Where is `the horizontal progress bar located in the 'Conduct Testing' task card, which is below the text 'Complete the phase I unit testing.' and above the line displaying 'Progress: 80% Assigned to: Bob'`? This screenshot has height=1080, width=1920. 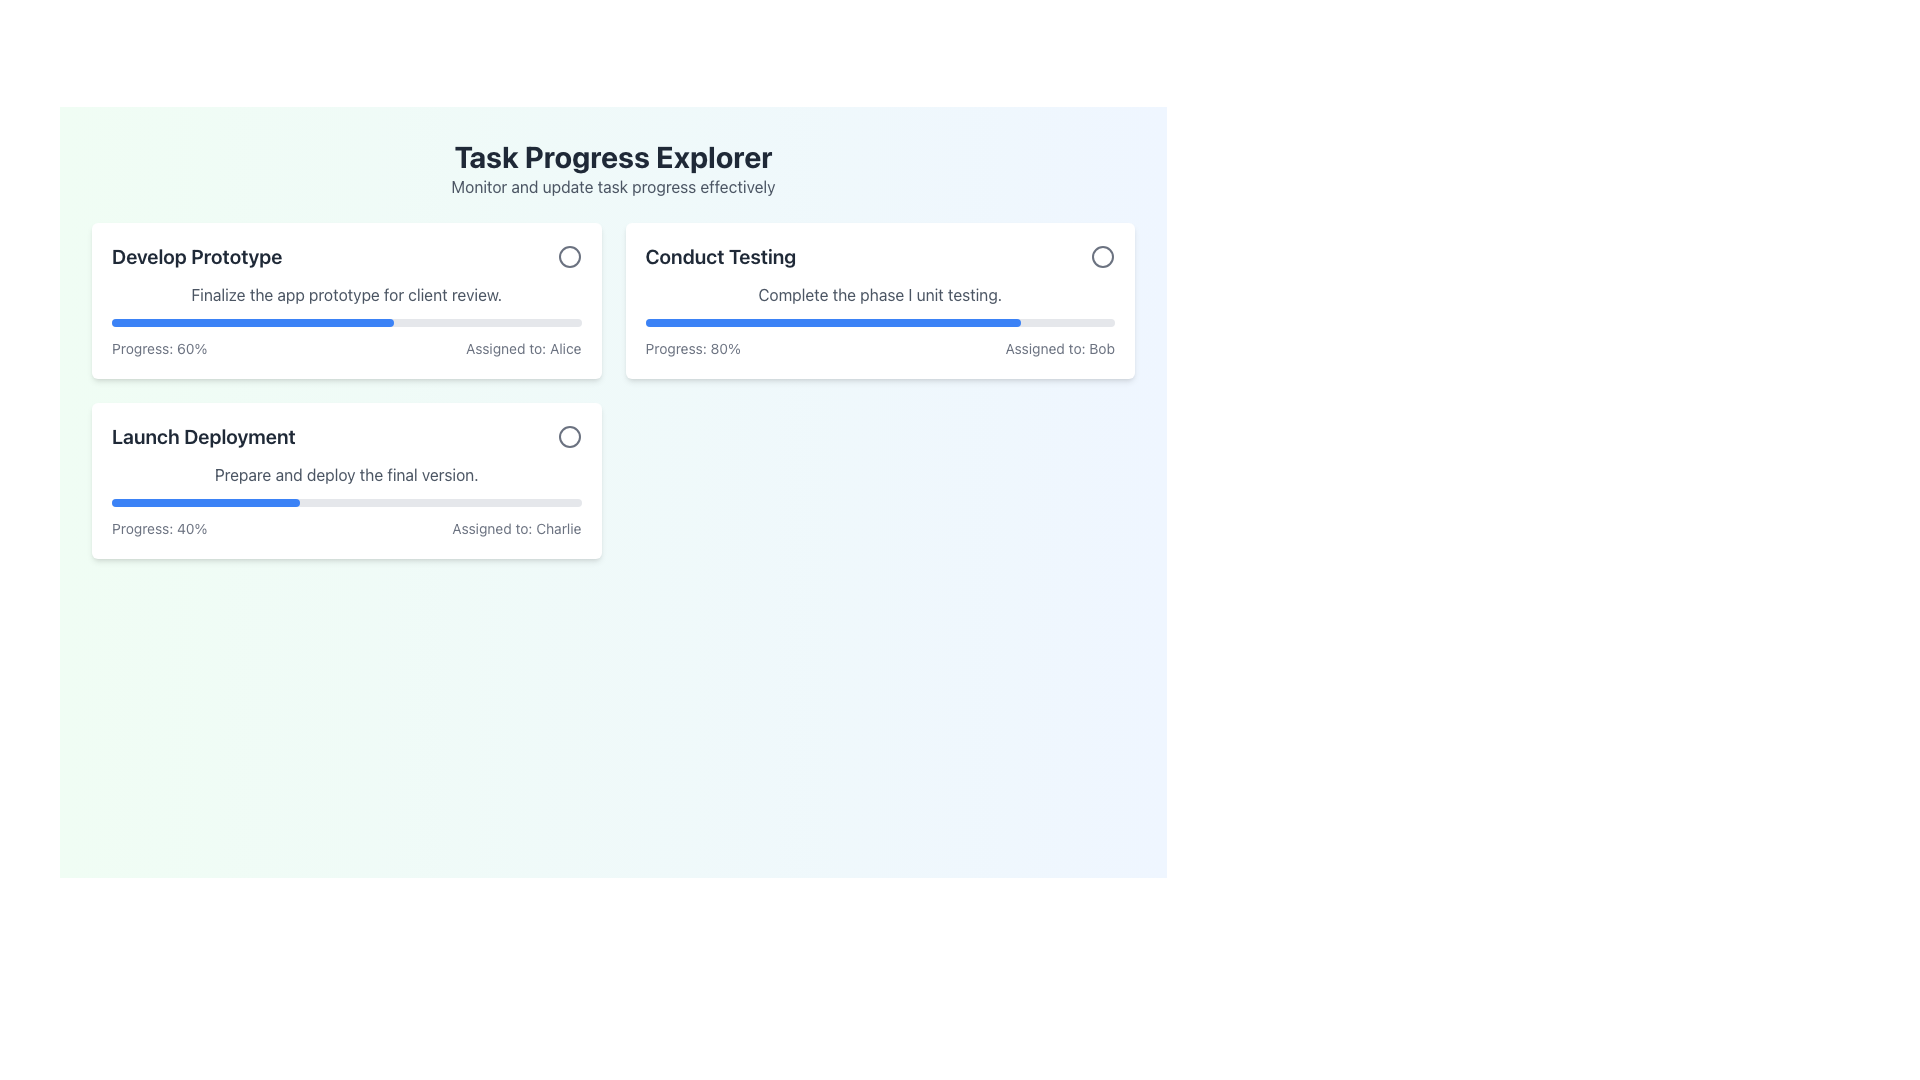 the horizontal progress bar located in the 'Conduct Testing' task card, which is below the text 'Complete the phase I unit testing.' and above the line displaying 'Progress: 80% Assigned to: Bob' is located at coordinates (880, 322).